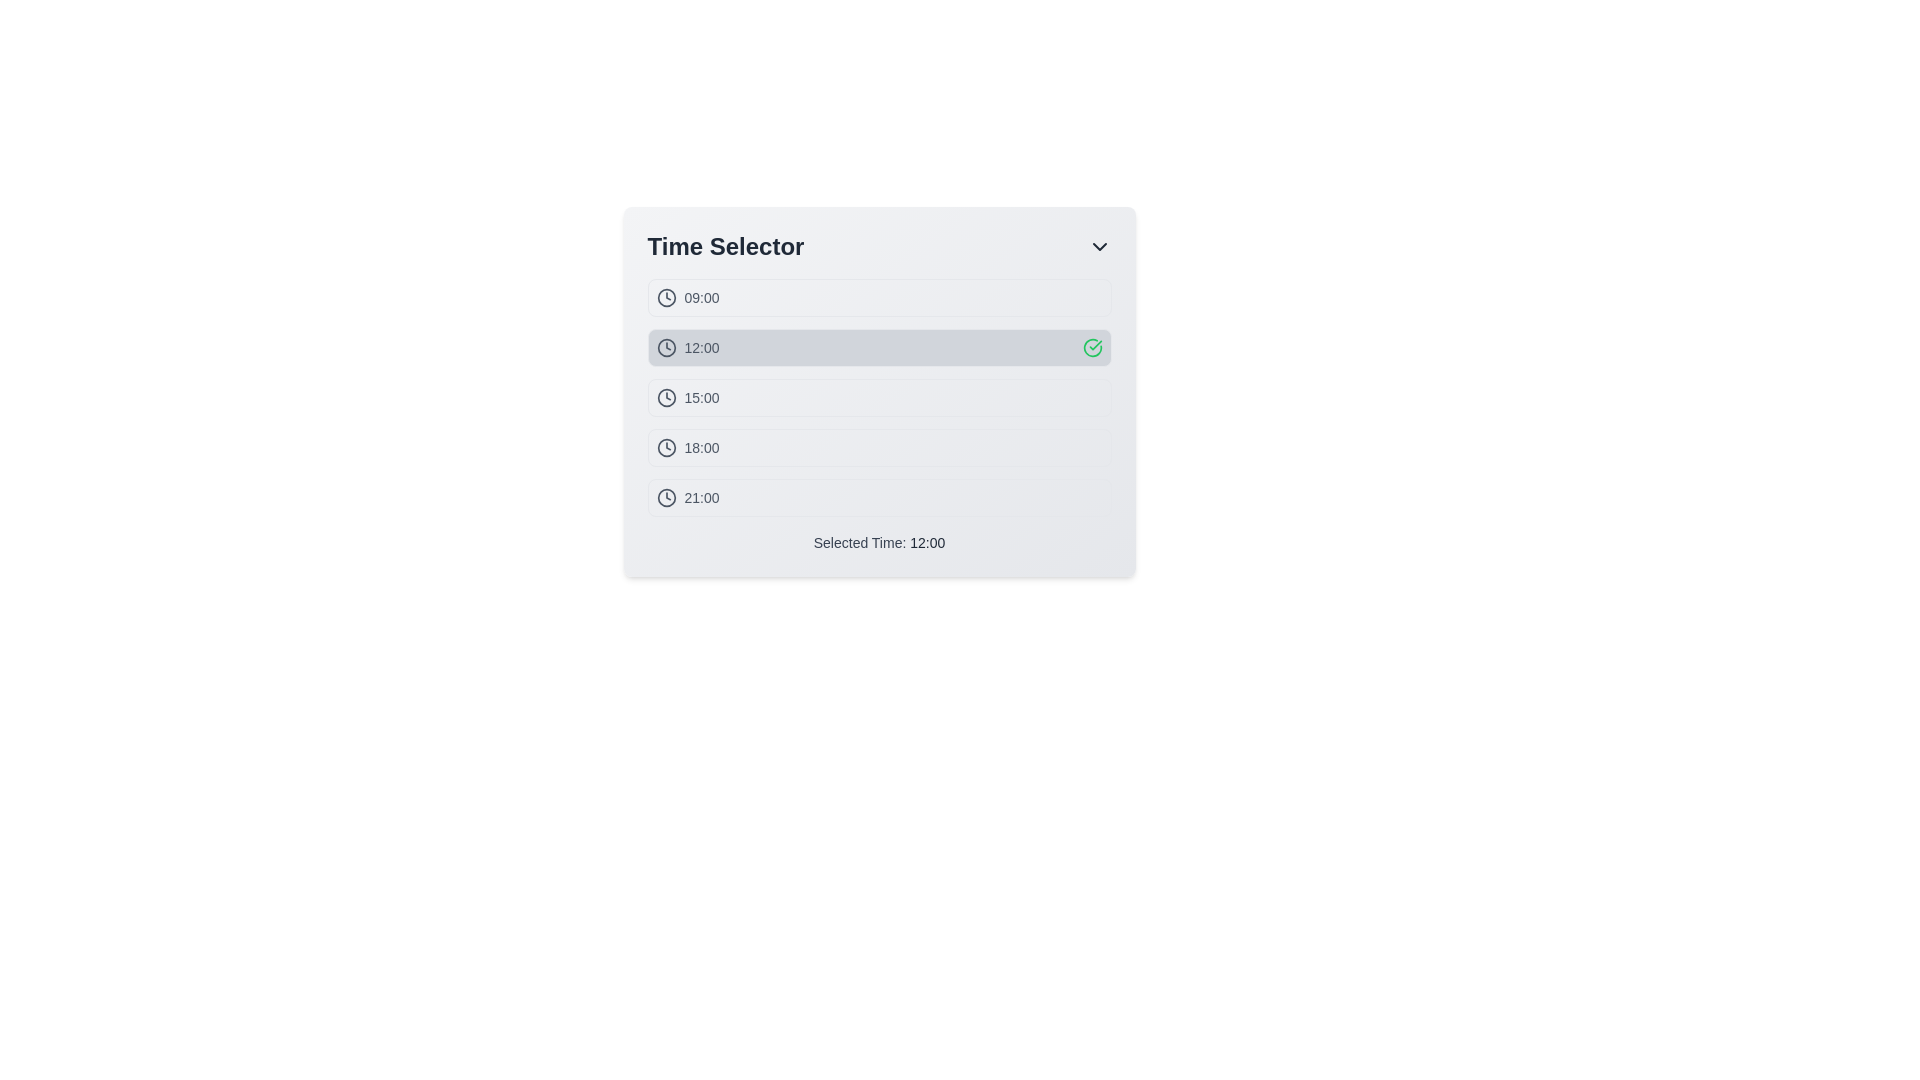  Describe the element at coordinates (666, 297) in the screenshot. I see `the decorative circle element in the SVG graphic that is part of the clock icon next to the '09:00' time selection` at that location.